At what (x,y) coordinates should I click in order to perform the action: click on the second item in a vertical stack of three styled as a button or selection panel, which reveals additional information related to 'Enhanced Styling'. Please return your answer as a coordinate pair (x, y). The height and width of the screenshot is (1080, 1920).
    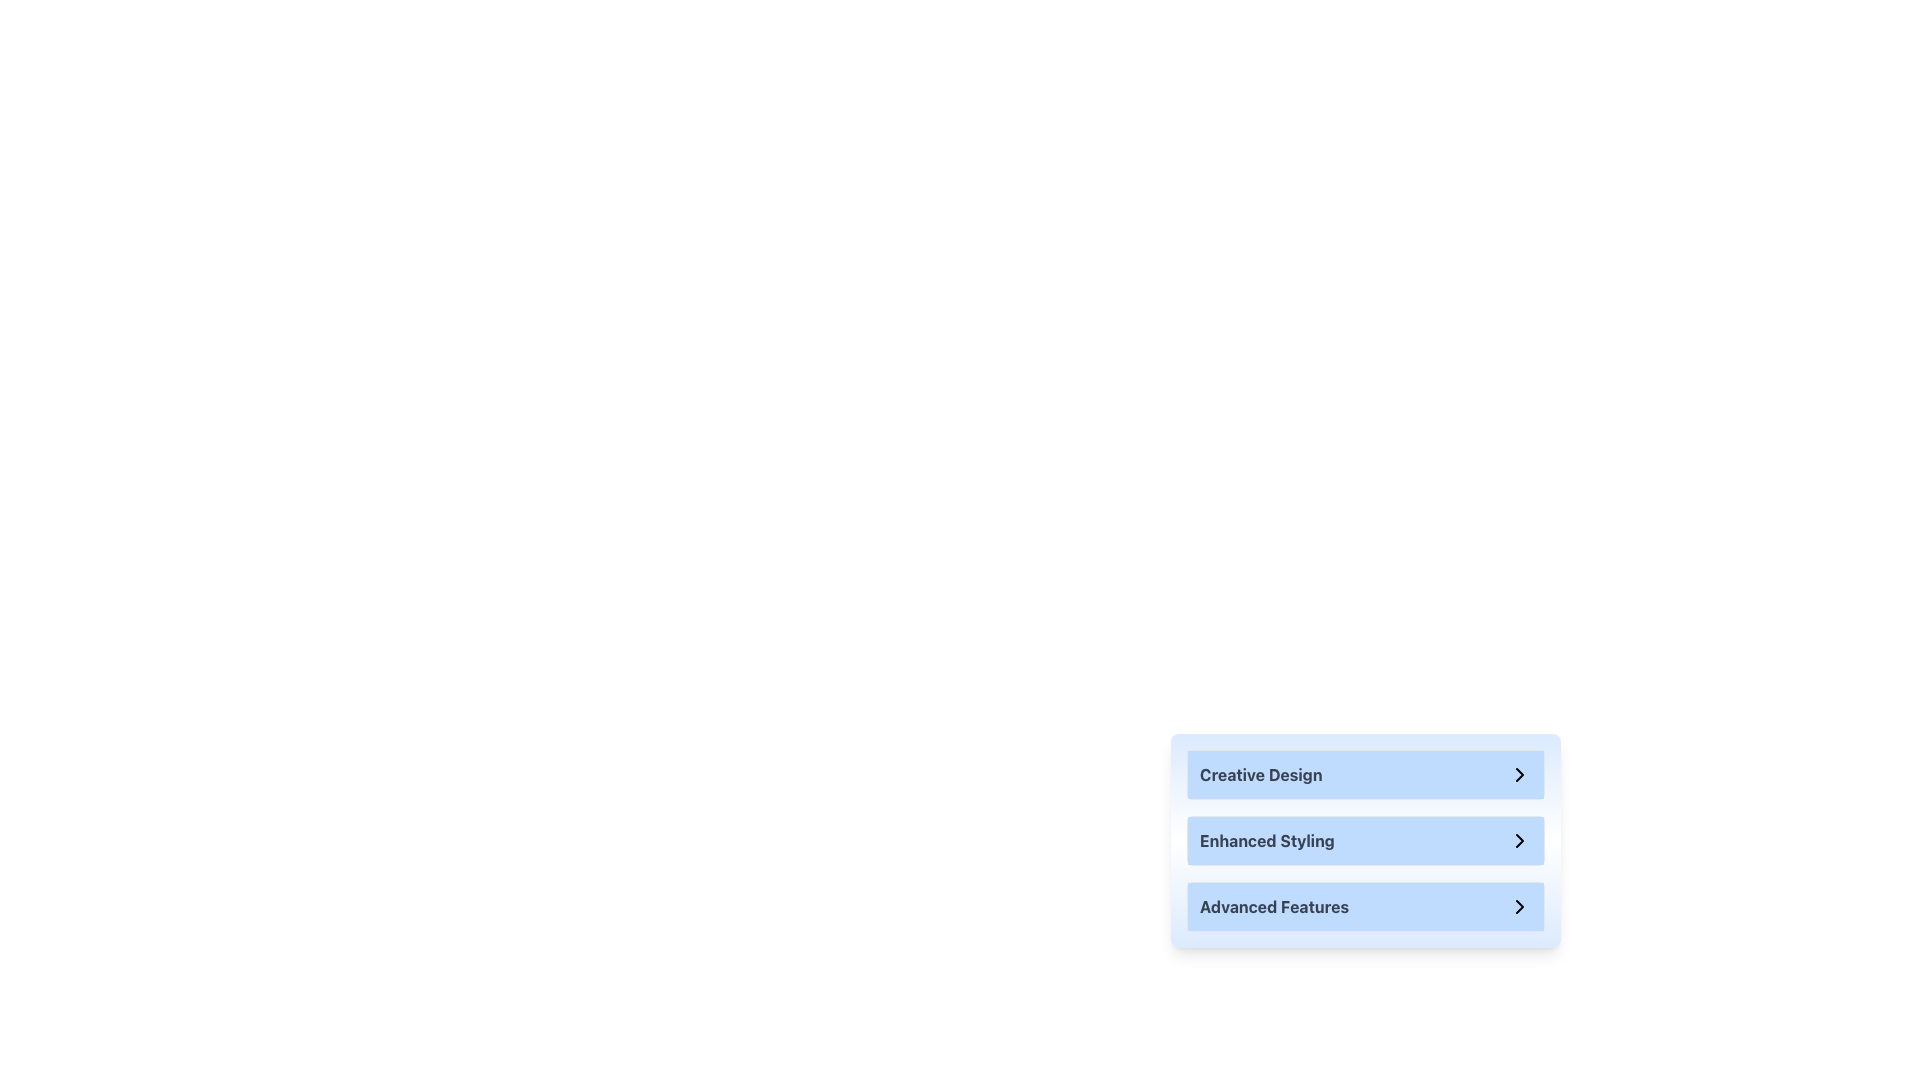
    Looking at the image, I should click on (1365, 840).